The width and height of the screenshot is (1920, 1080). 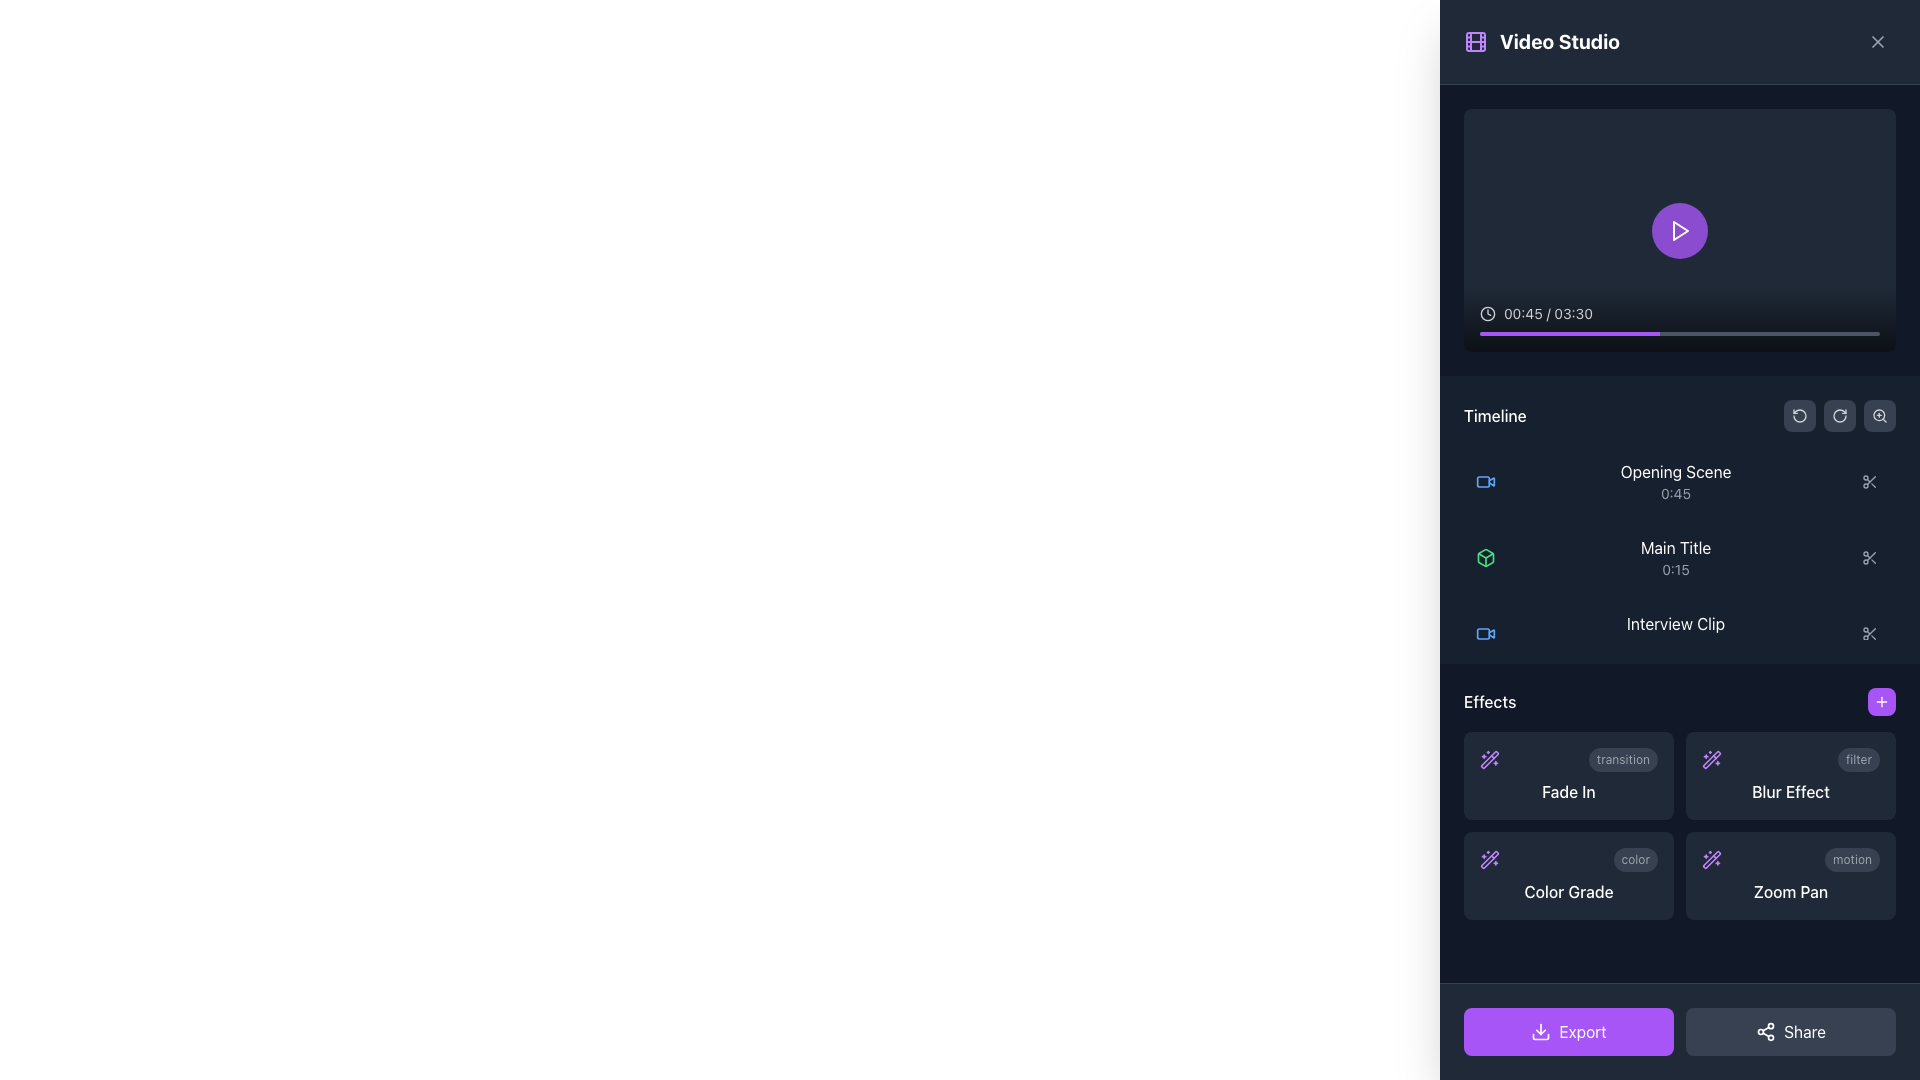 What do you see at coordinates (1559, 42) in the screenshot?
I see `the bold, white text element reading 'Video Studio' located at the top-left section of the right panel` at bounding box center [1559, 42].